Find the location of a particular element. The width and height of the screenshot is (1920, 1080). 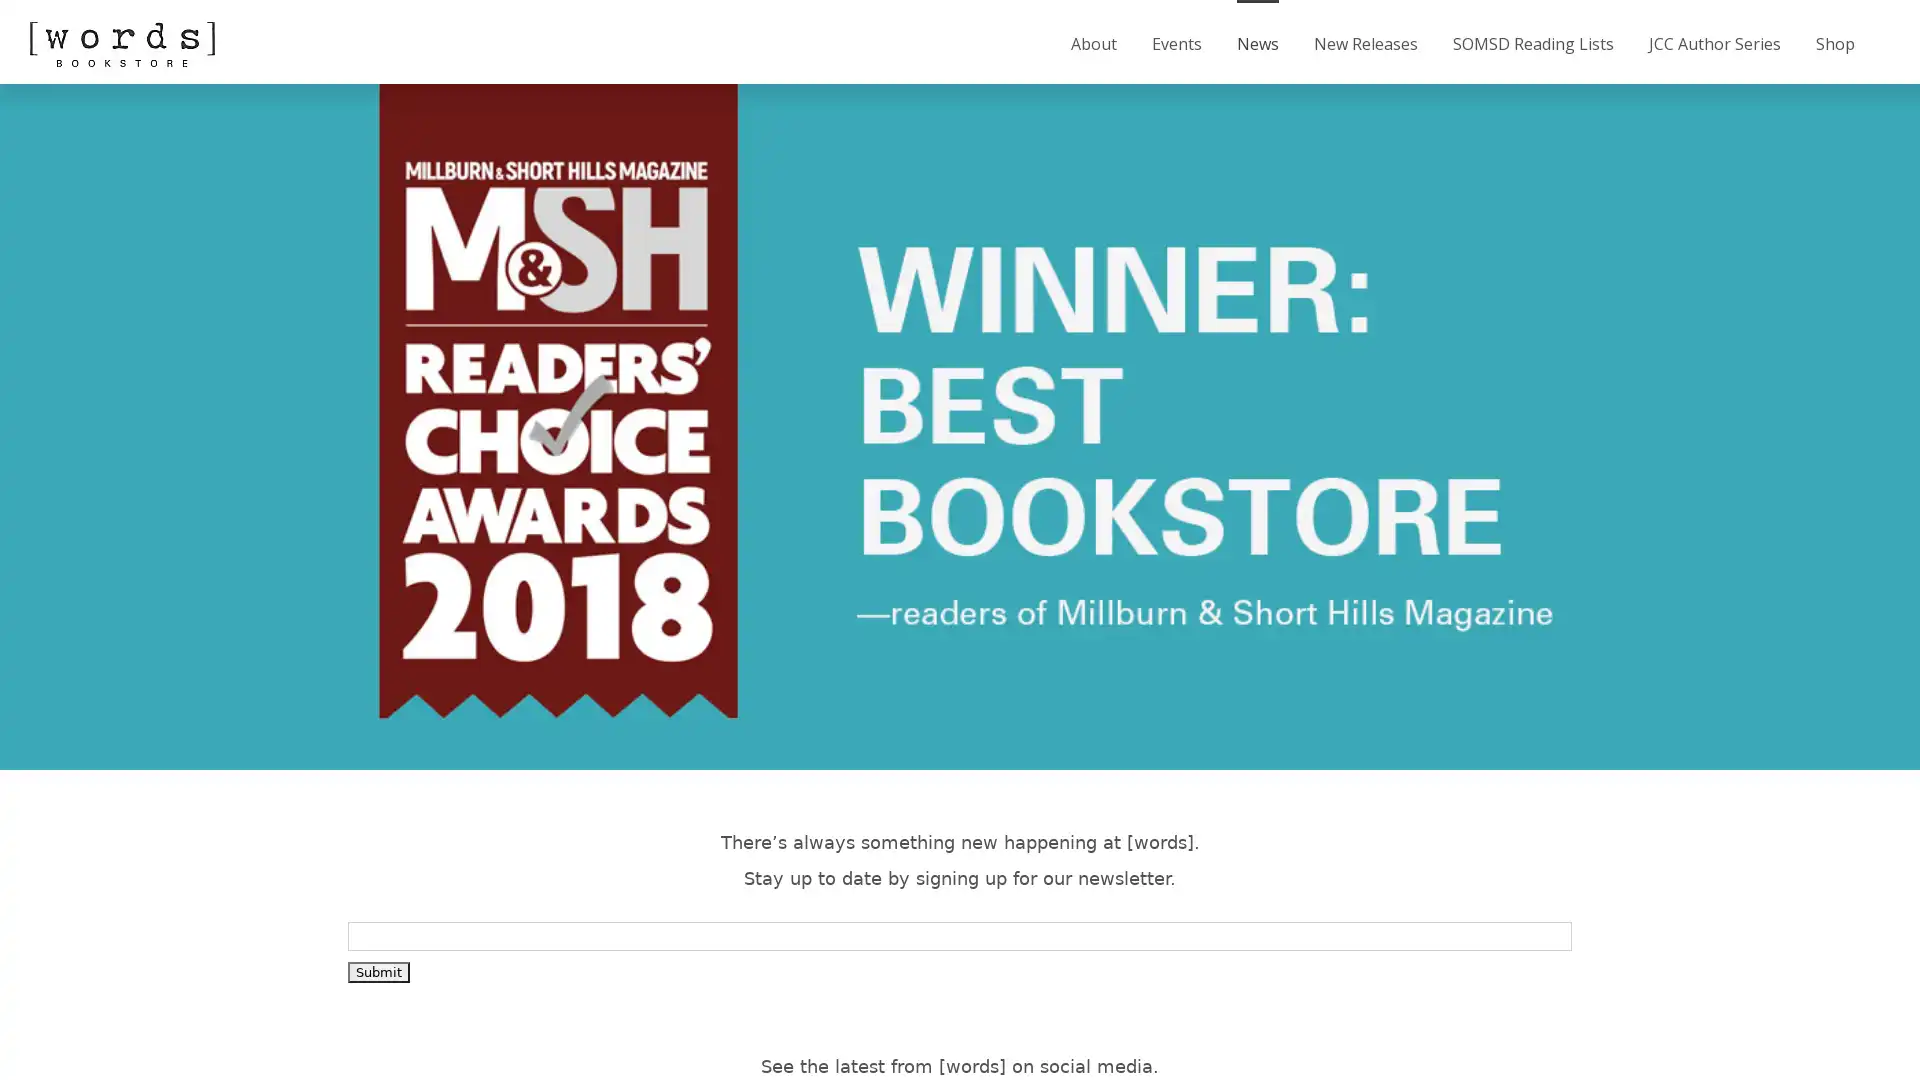

Submit is located at coordinates (379, 970).